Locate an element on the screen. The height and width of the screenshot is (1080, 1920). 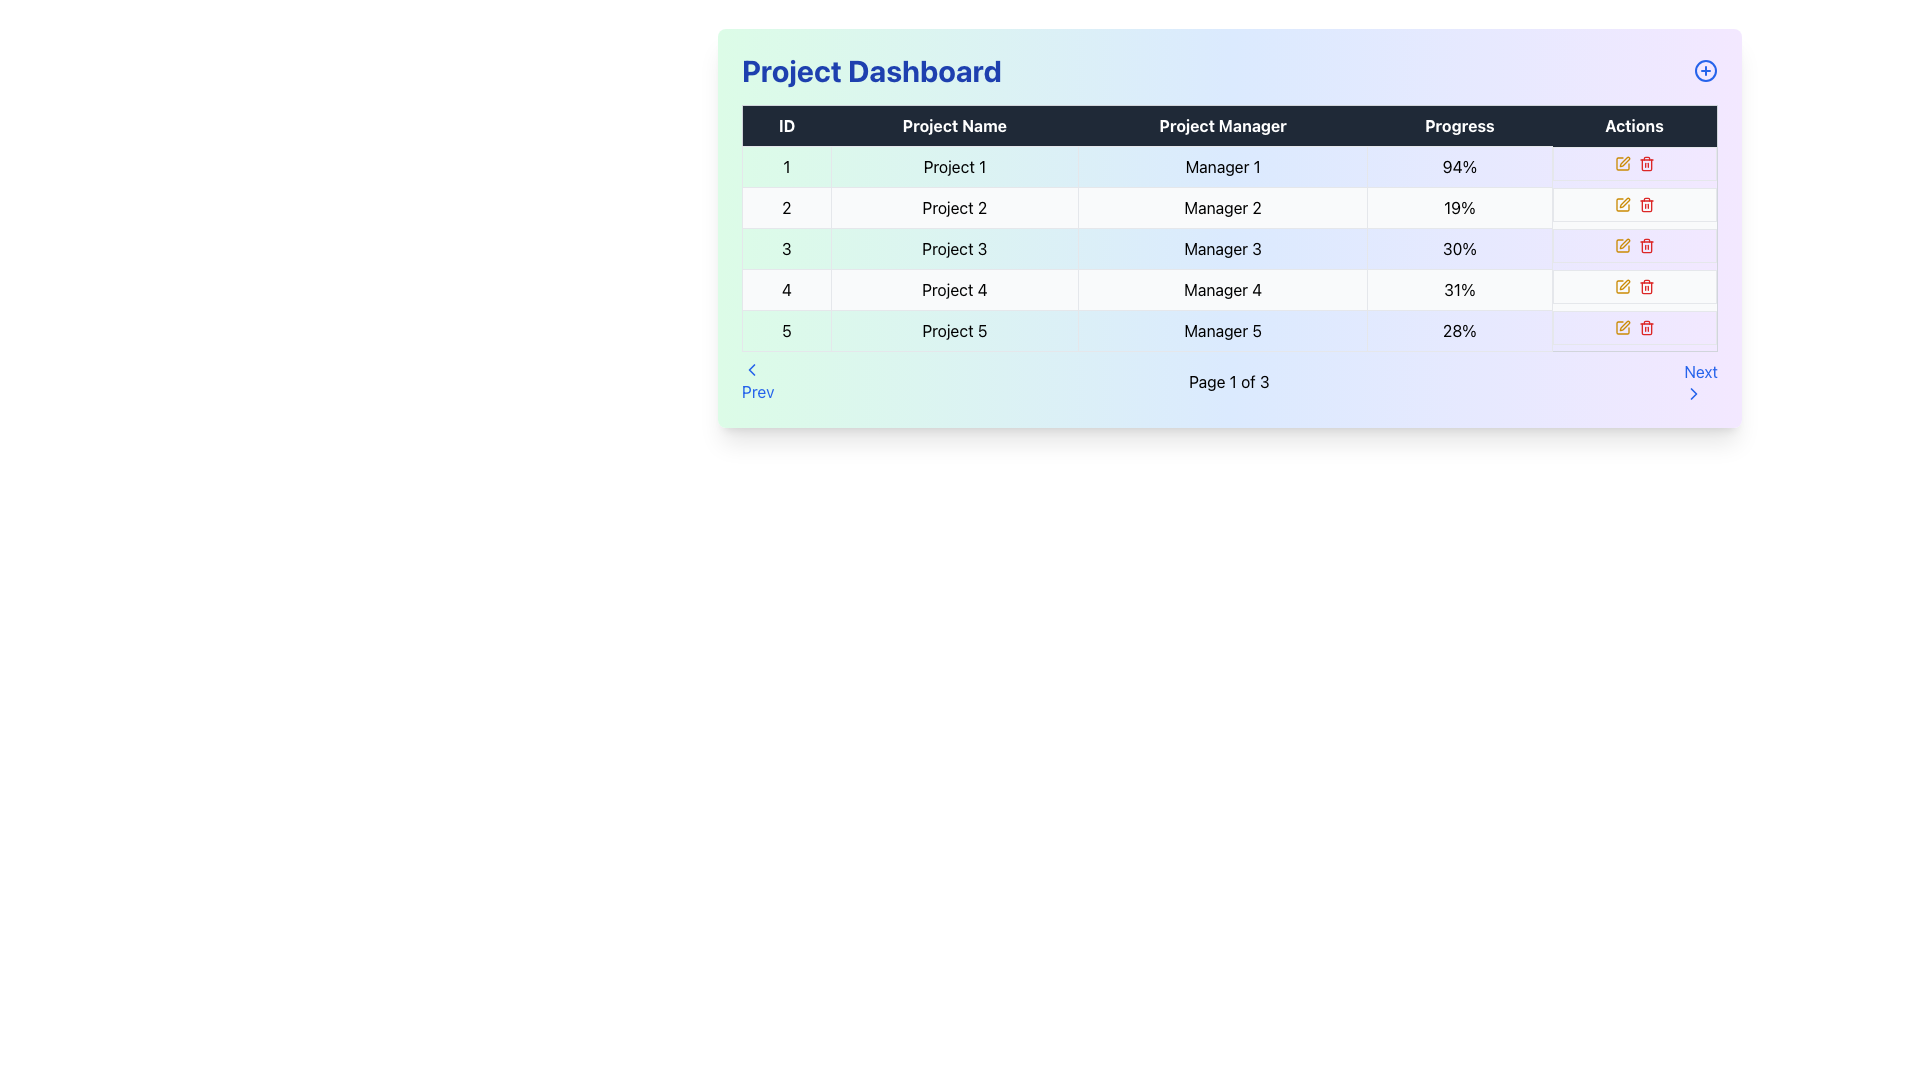
the editing icon in the first row of the 'Actions' column in the 'Project Dashboard' table is located at coordinates (1624, 284).